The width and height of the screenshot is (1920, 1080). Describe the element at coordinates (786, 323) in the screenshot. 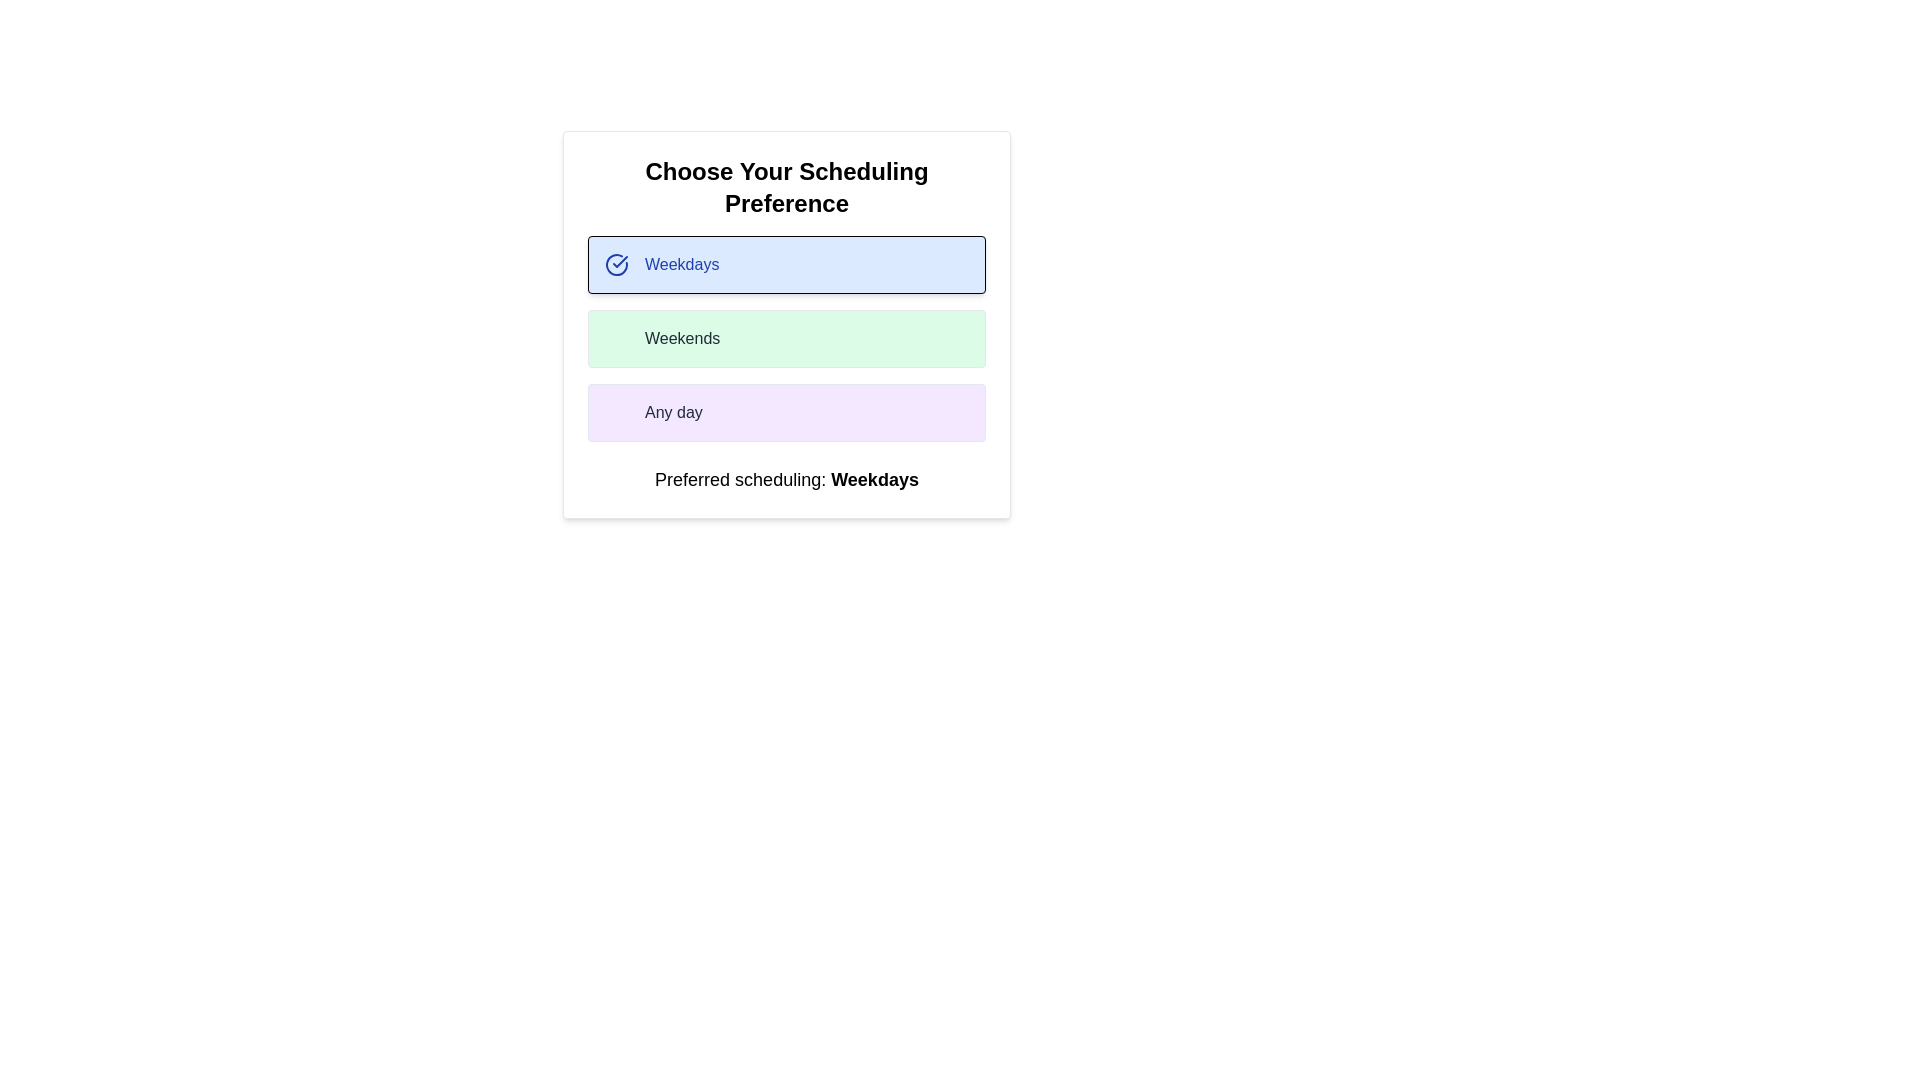

I see `the green 'Weekends' button, which is the second button in a vertical stack of three buttons` at that location.